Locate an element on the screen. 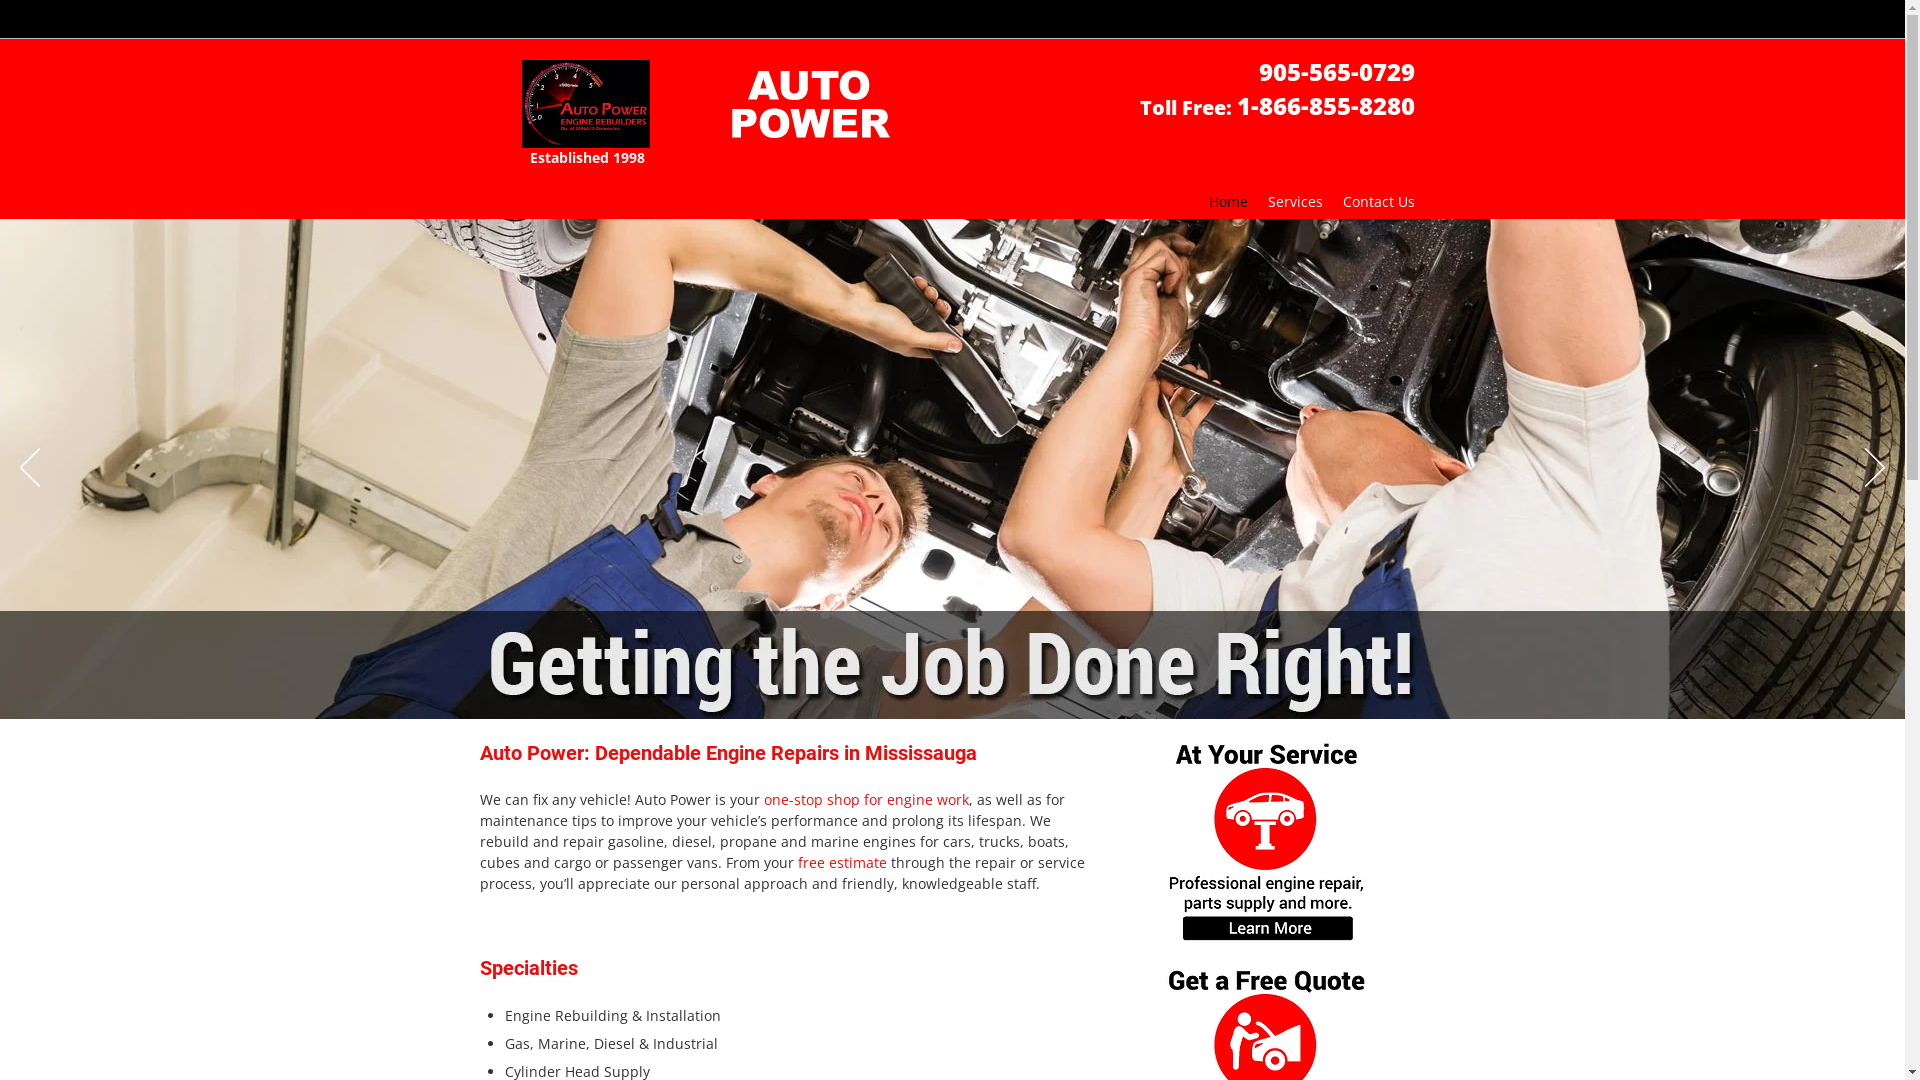  '1-866-855-8280' is located at coordinates (1324, 111).